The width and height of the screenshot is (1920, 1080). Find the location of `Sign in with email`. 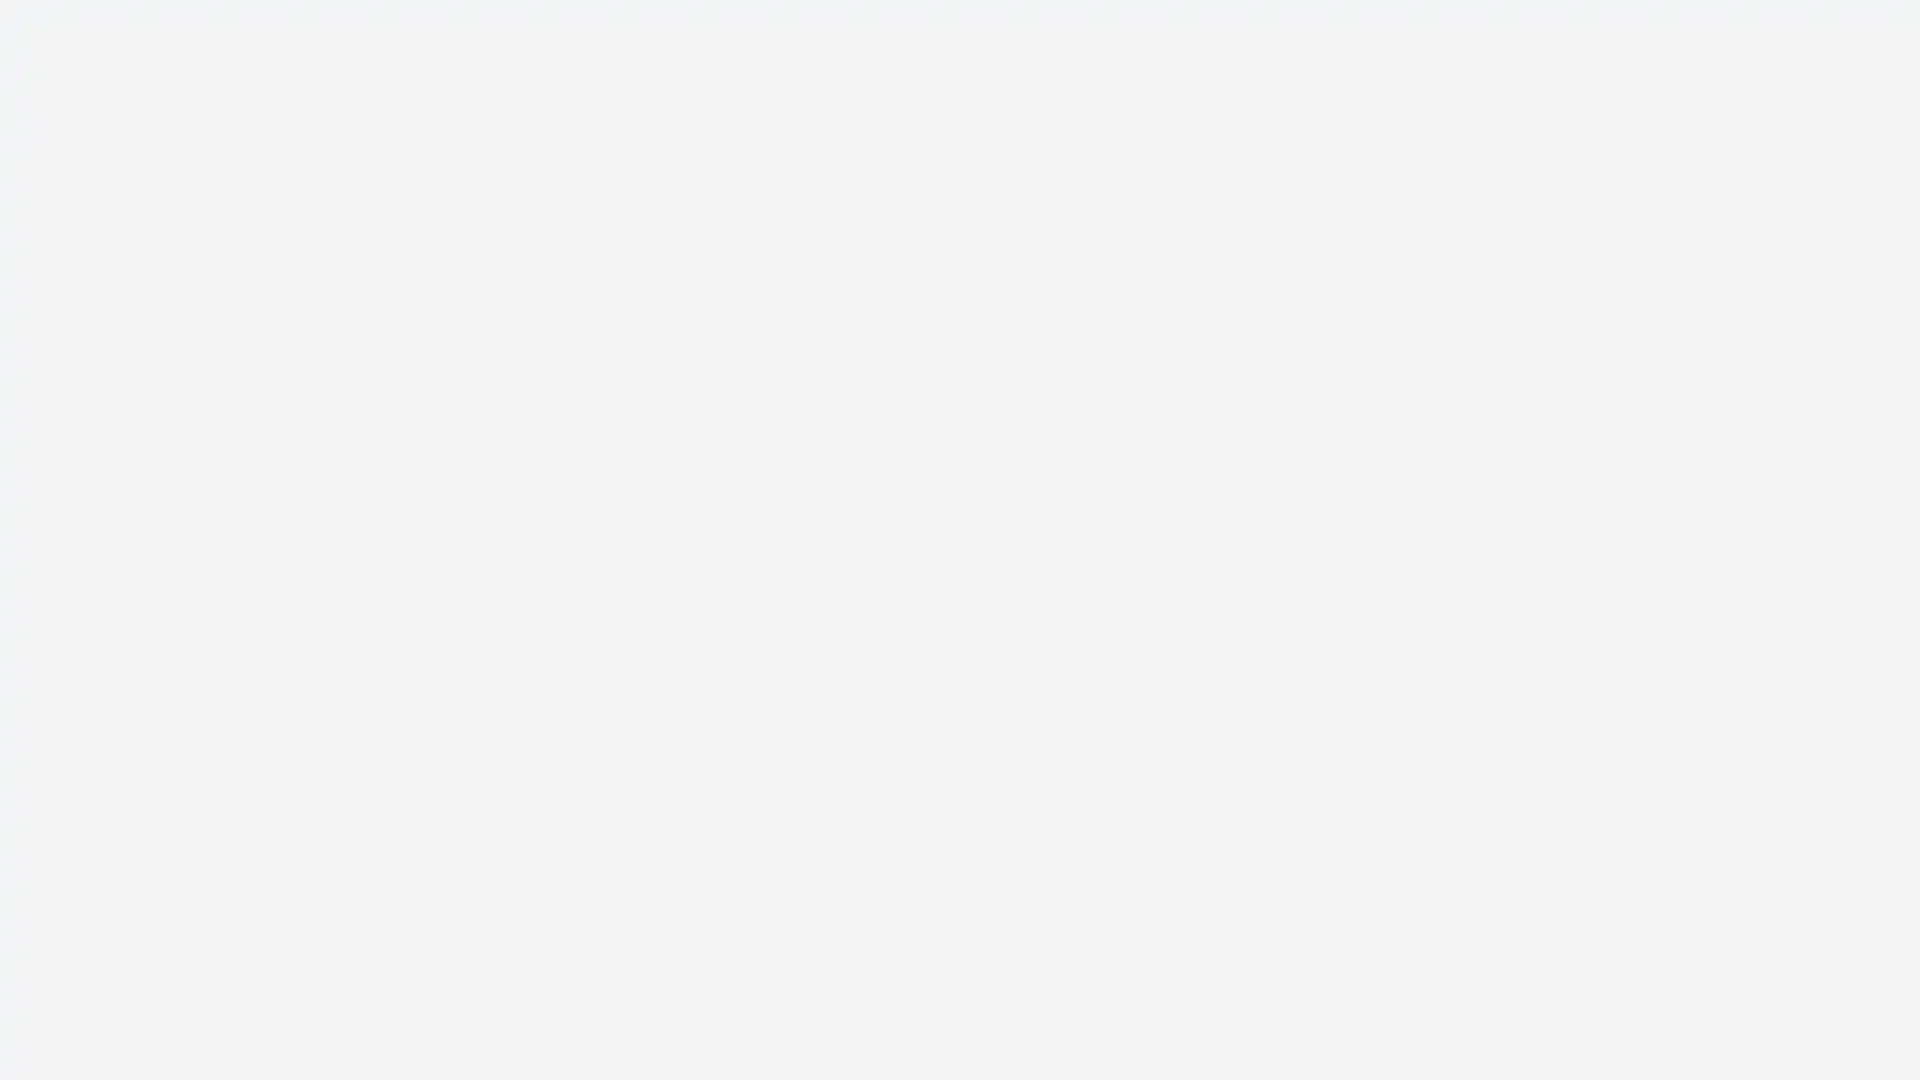

Sign in with email is located at coordinates (960, 503).